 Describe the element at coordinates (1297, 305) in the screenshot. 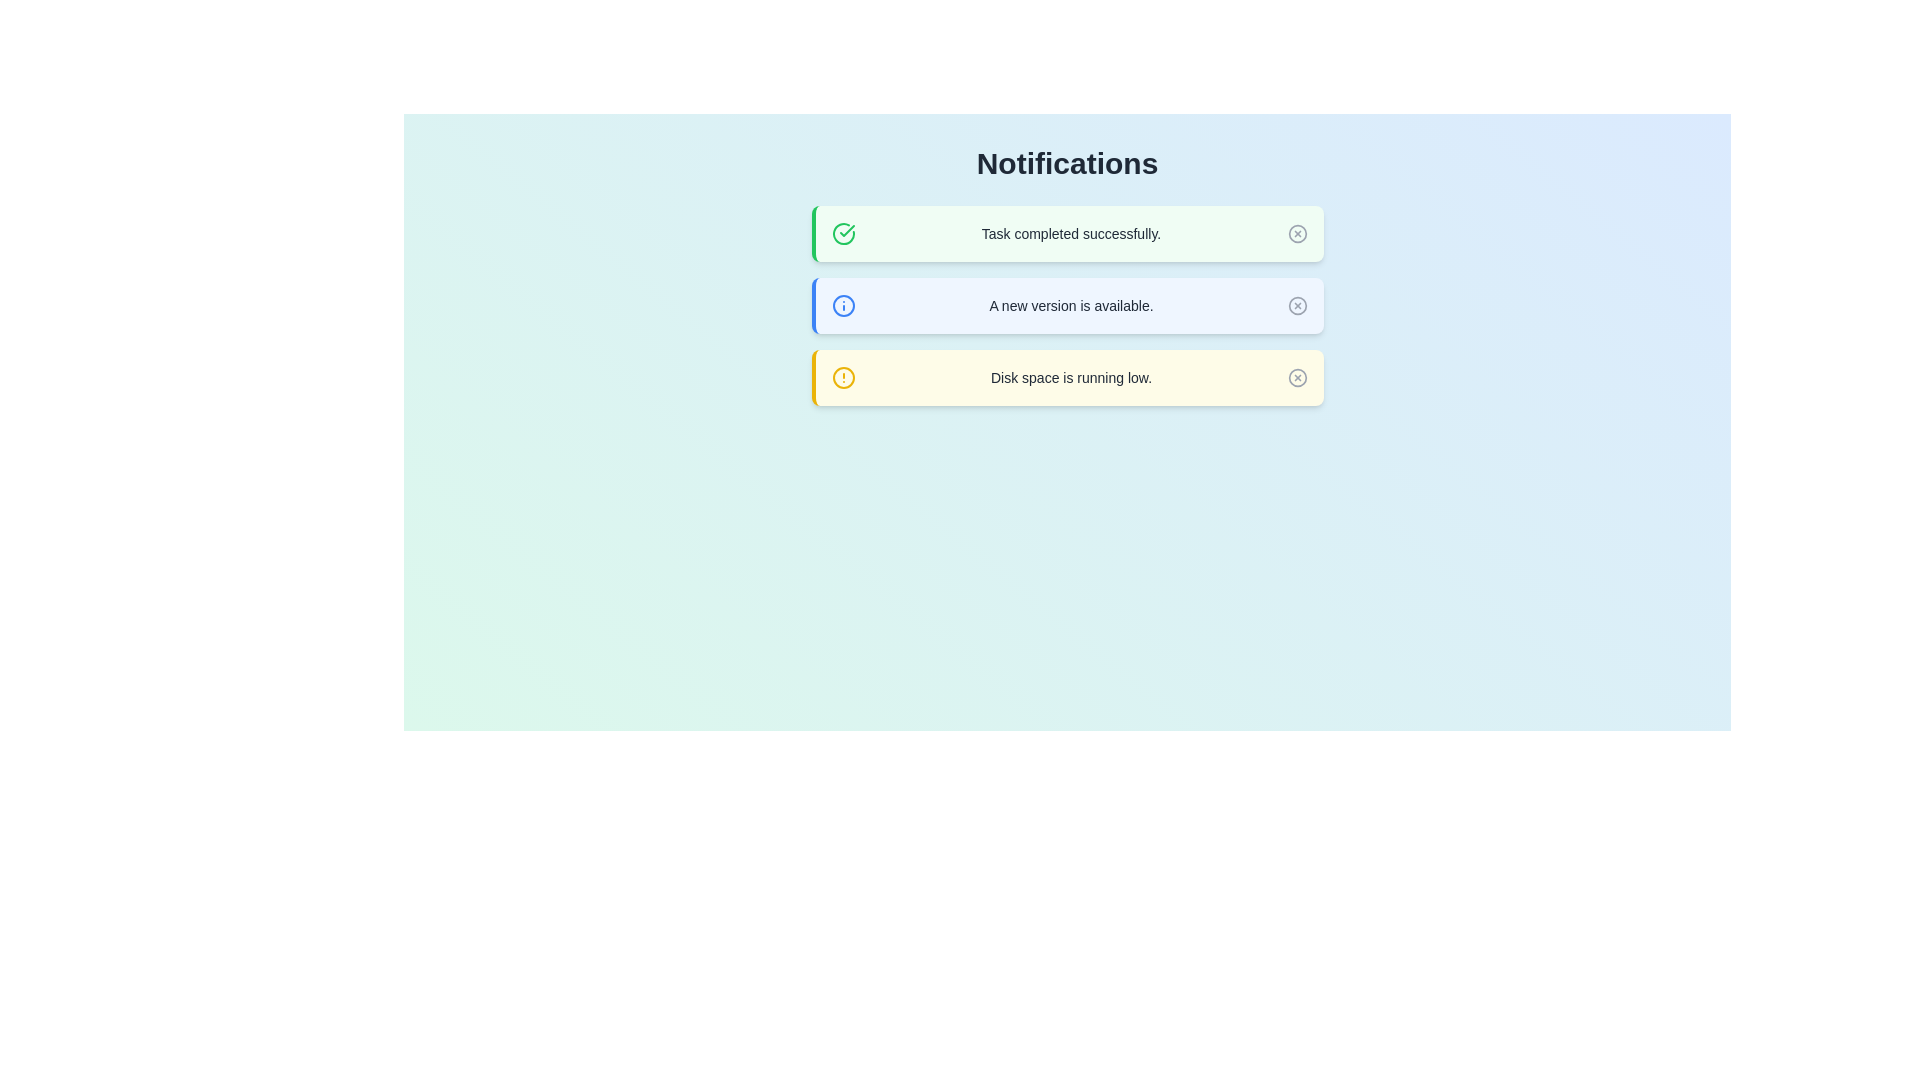

I see `close button for the notification with message 'A new version is available.'` at that location.